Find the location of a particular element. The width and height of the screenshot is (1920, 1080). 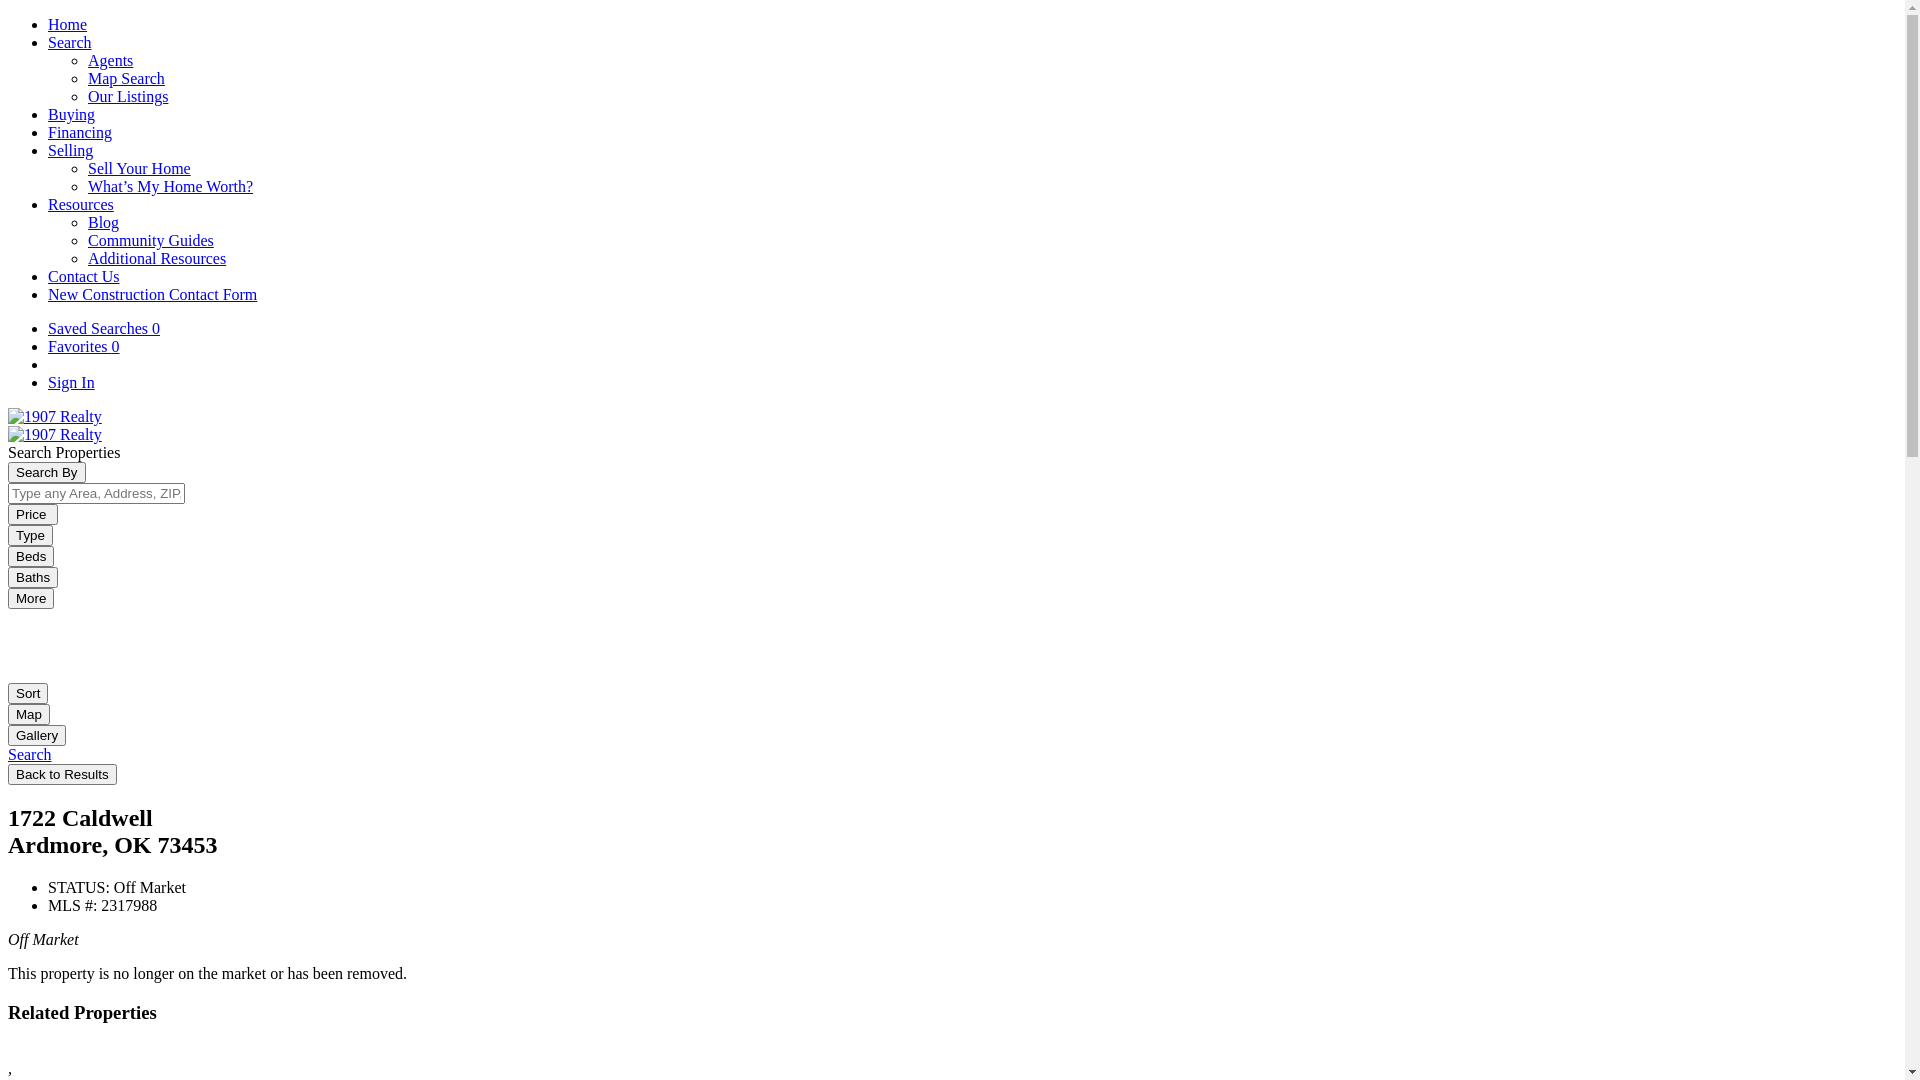

'Map' is located at coordinates (28, 712).